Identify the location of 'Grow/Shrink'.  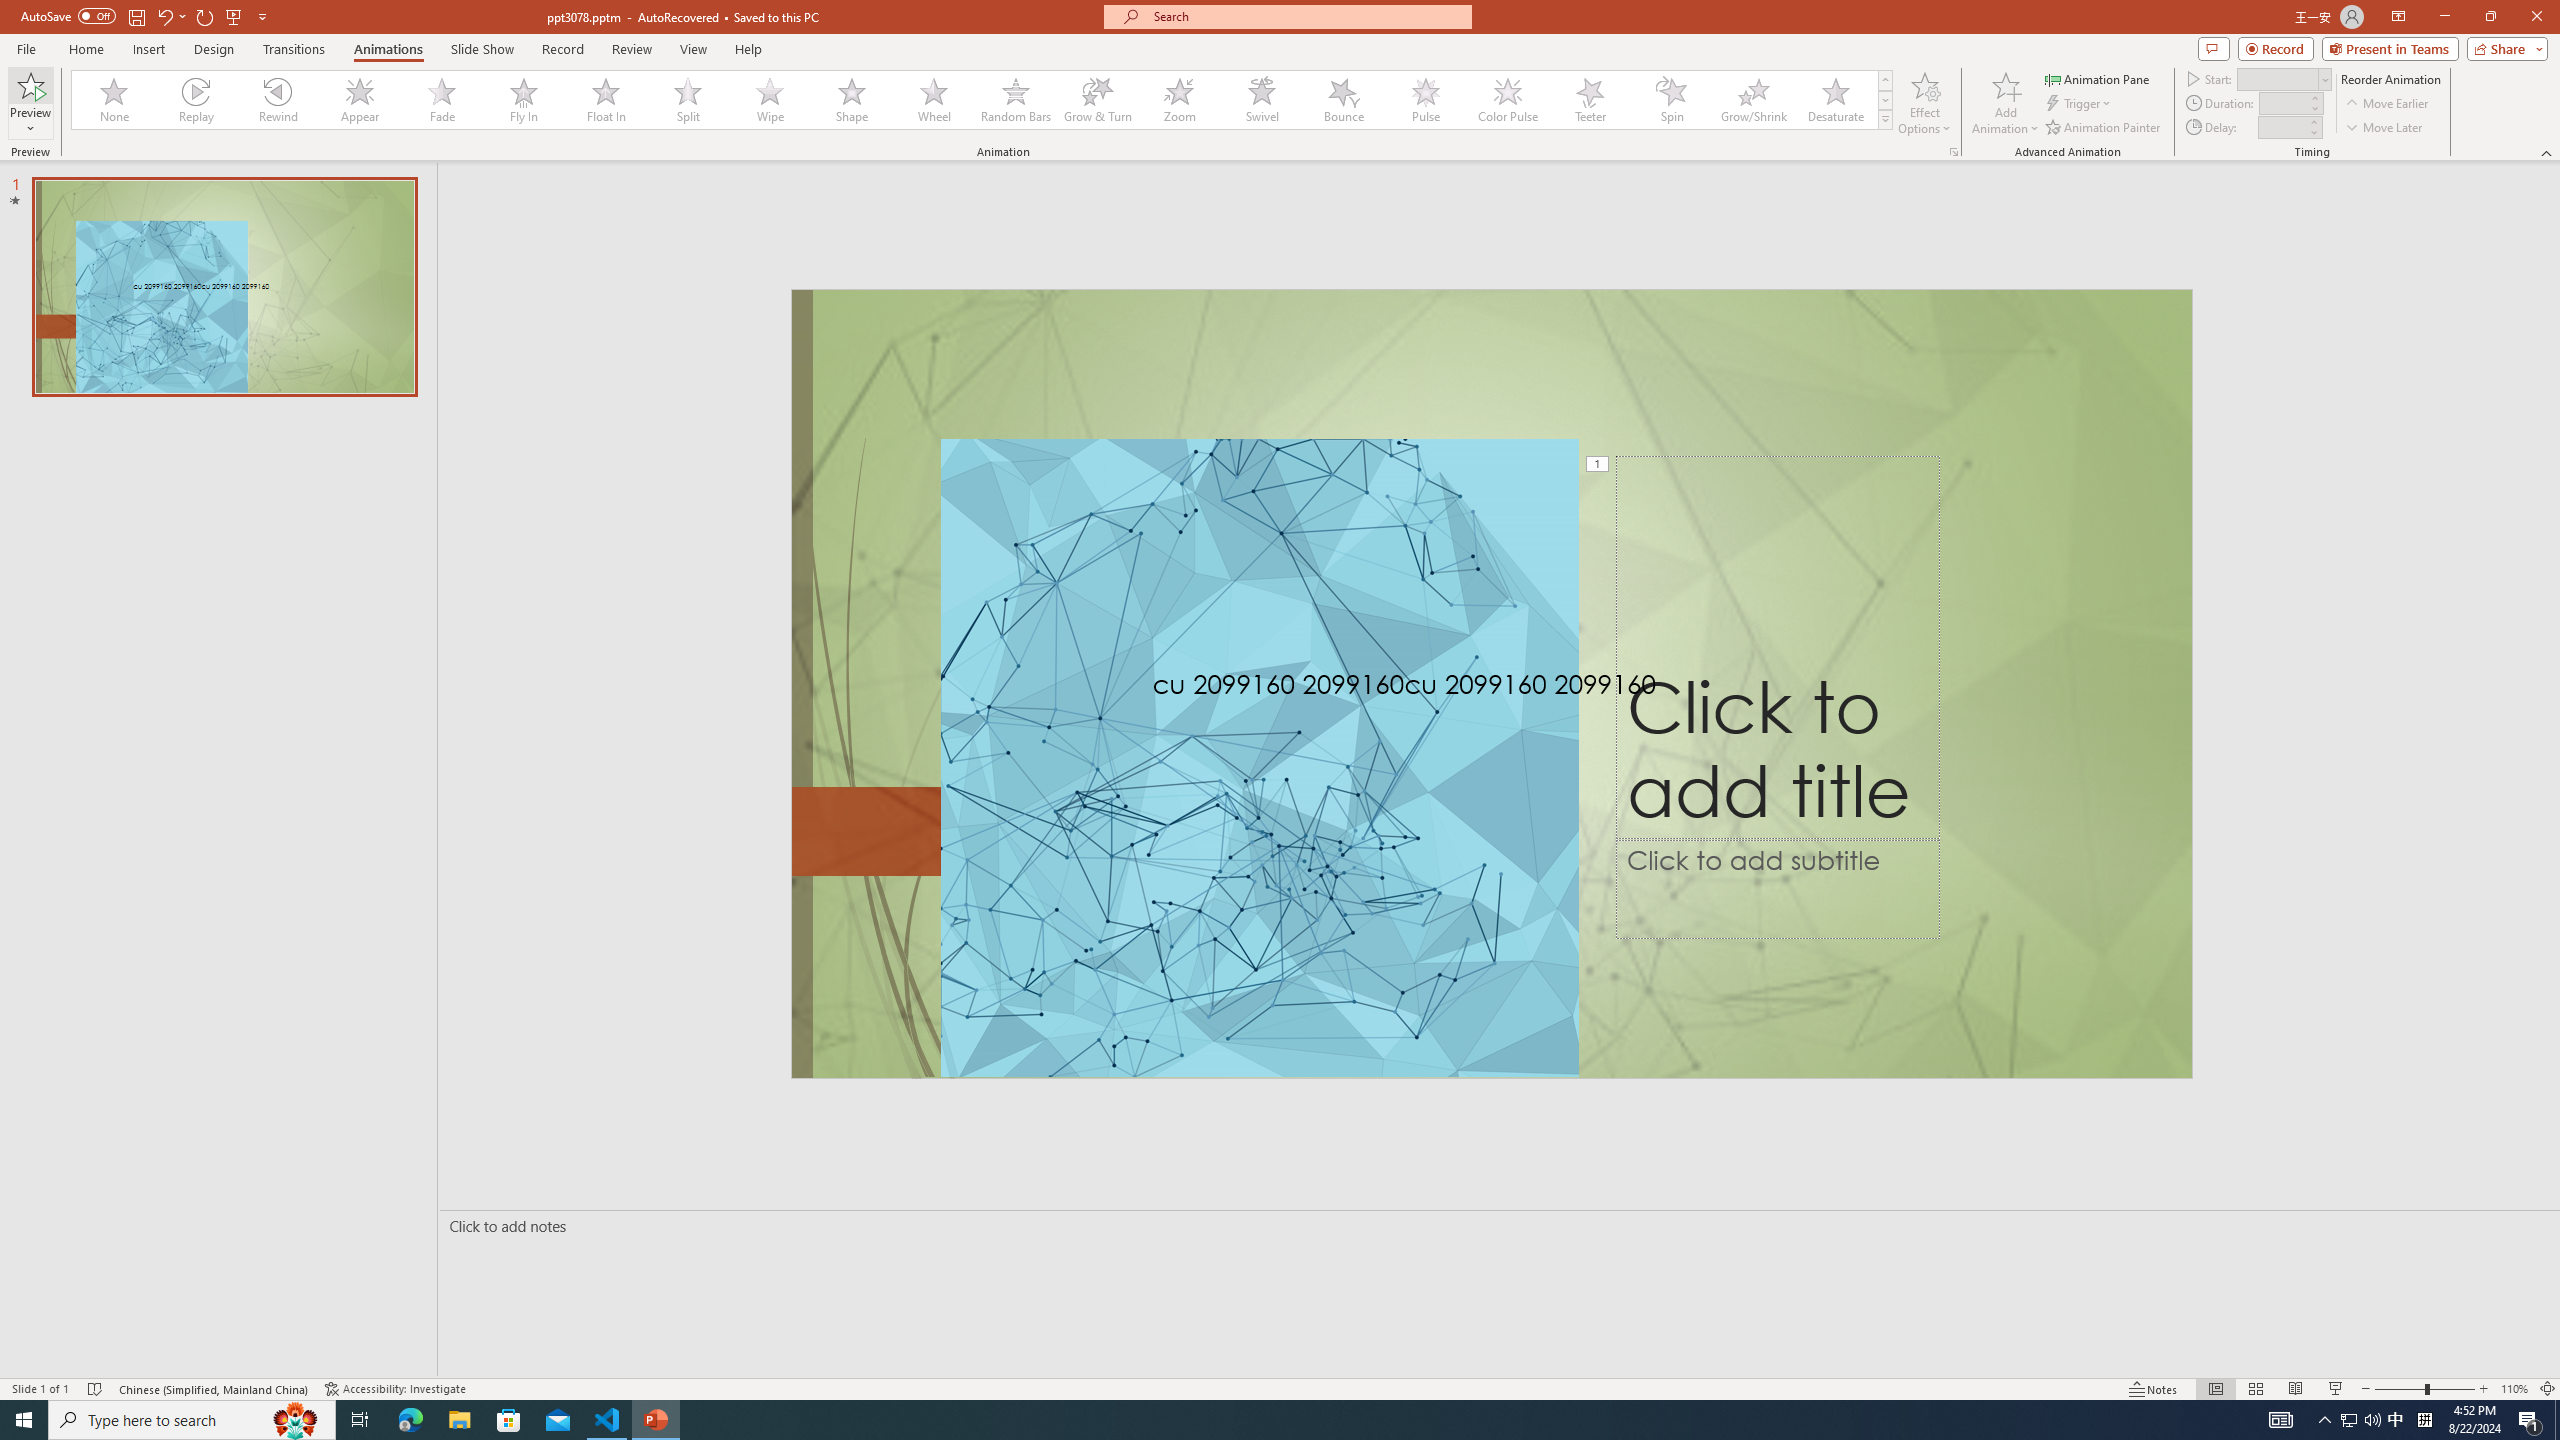
(1752, 99).